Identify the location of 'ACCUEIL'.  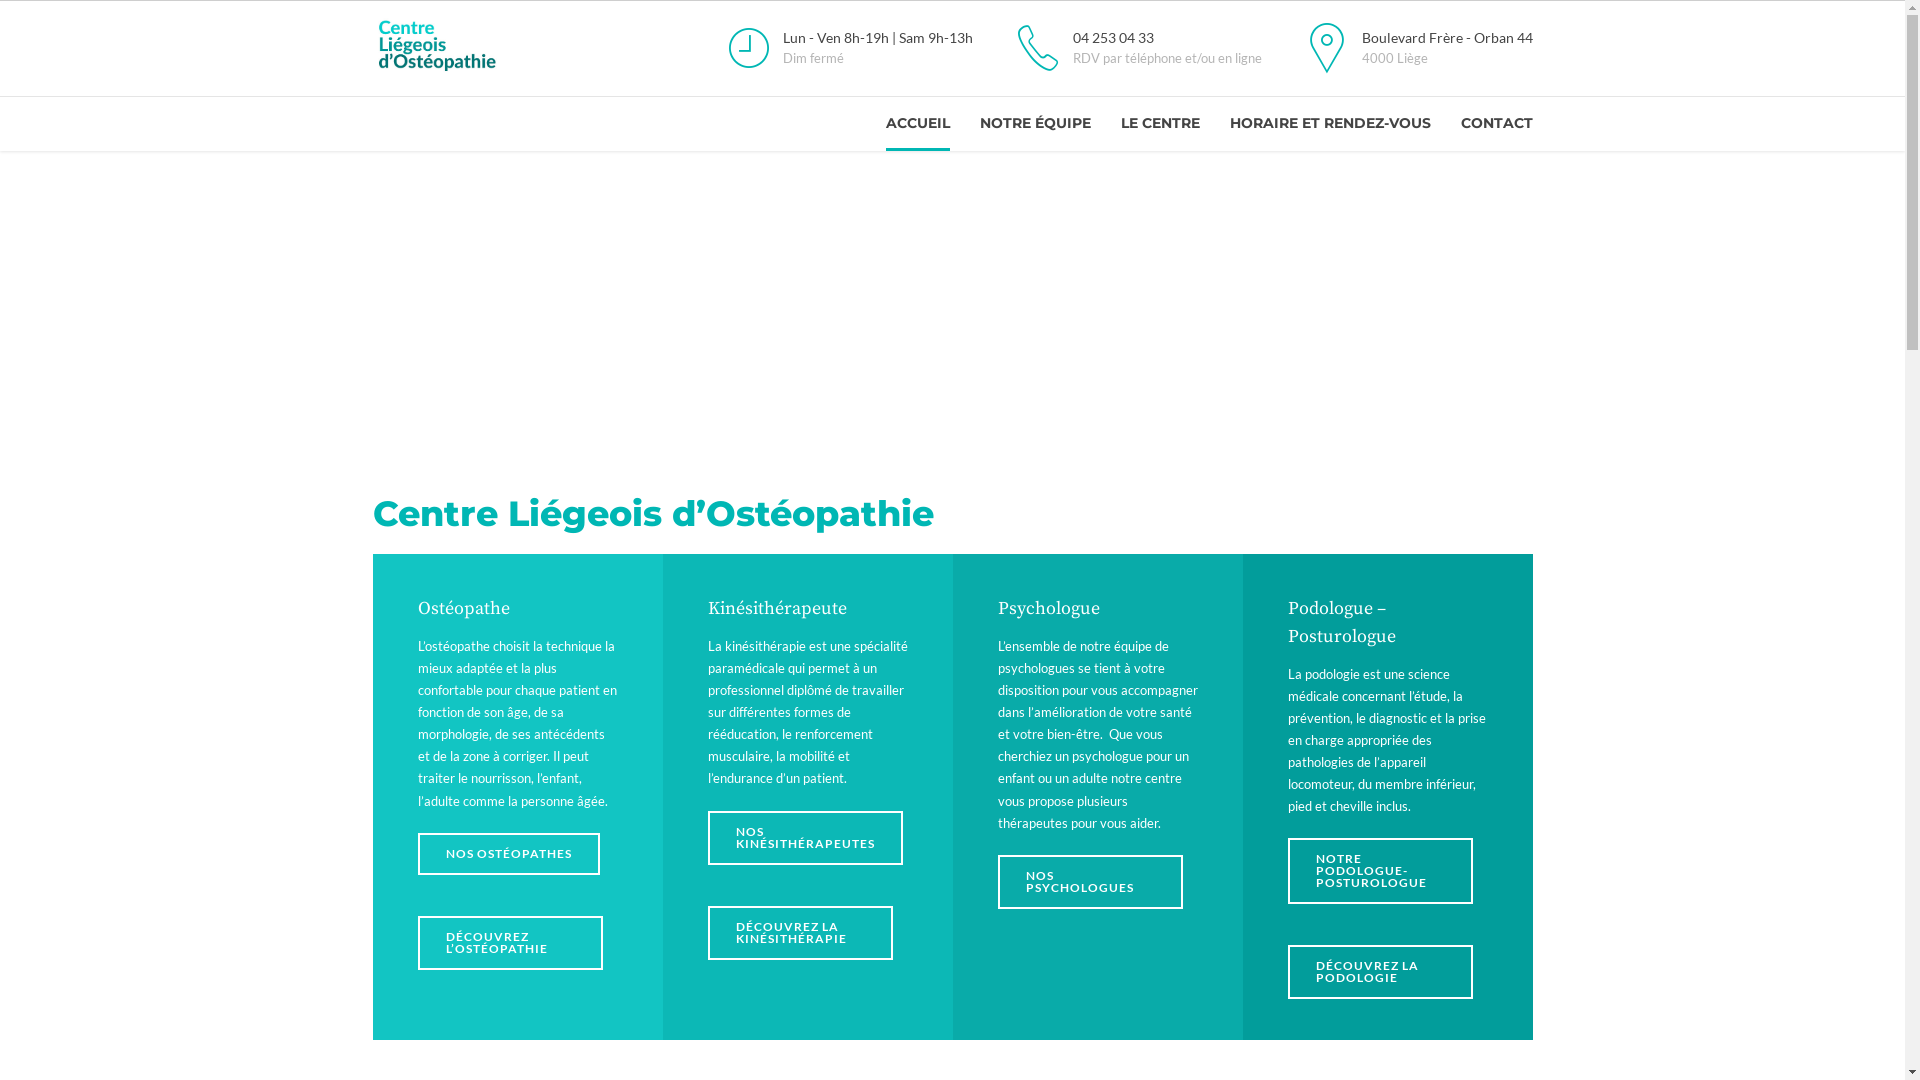
(916, 123).